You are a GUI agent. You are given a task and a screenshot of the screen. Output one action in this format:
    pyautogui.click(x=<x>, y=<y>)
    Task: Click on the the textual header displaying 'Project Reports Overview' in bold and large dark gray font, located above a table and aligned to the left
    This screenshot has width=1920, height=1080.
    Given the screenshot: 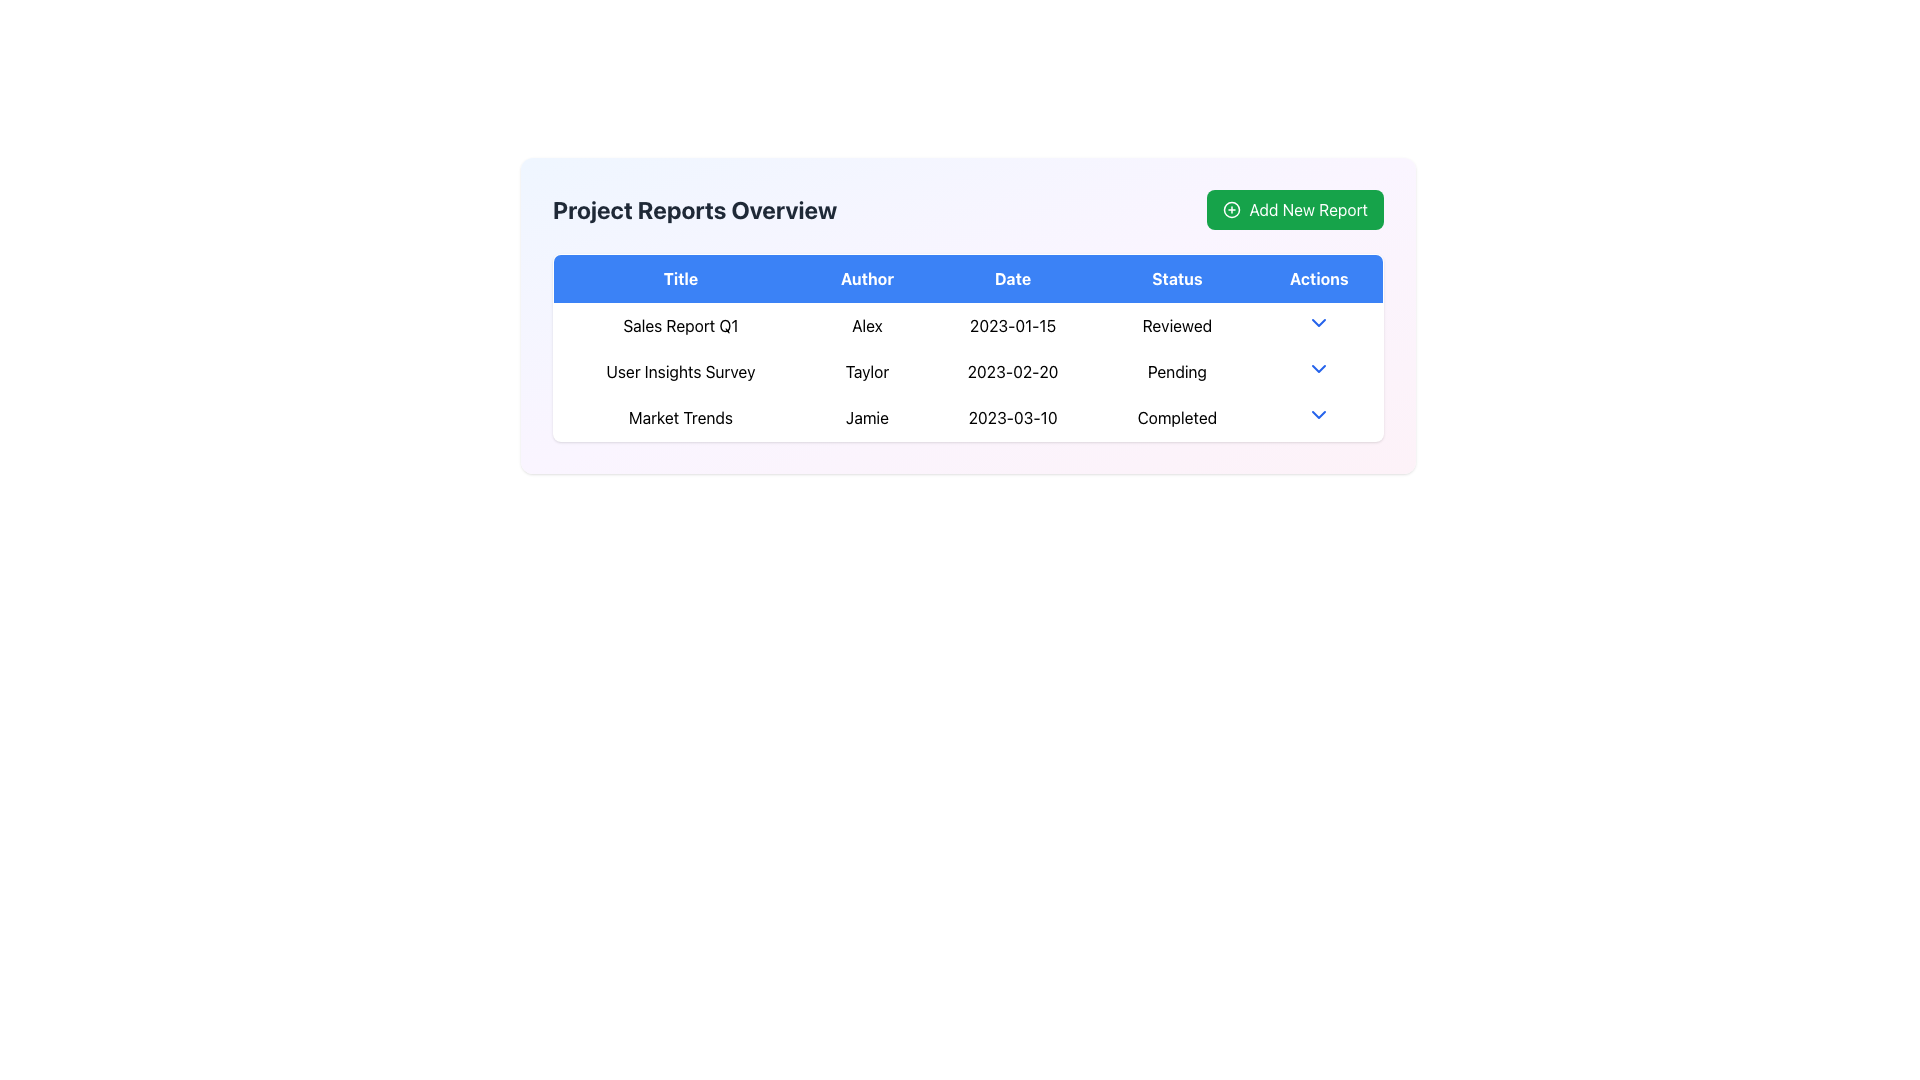 What is the action you would take?
    pyautogui.click(x=695, y=209)
    